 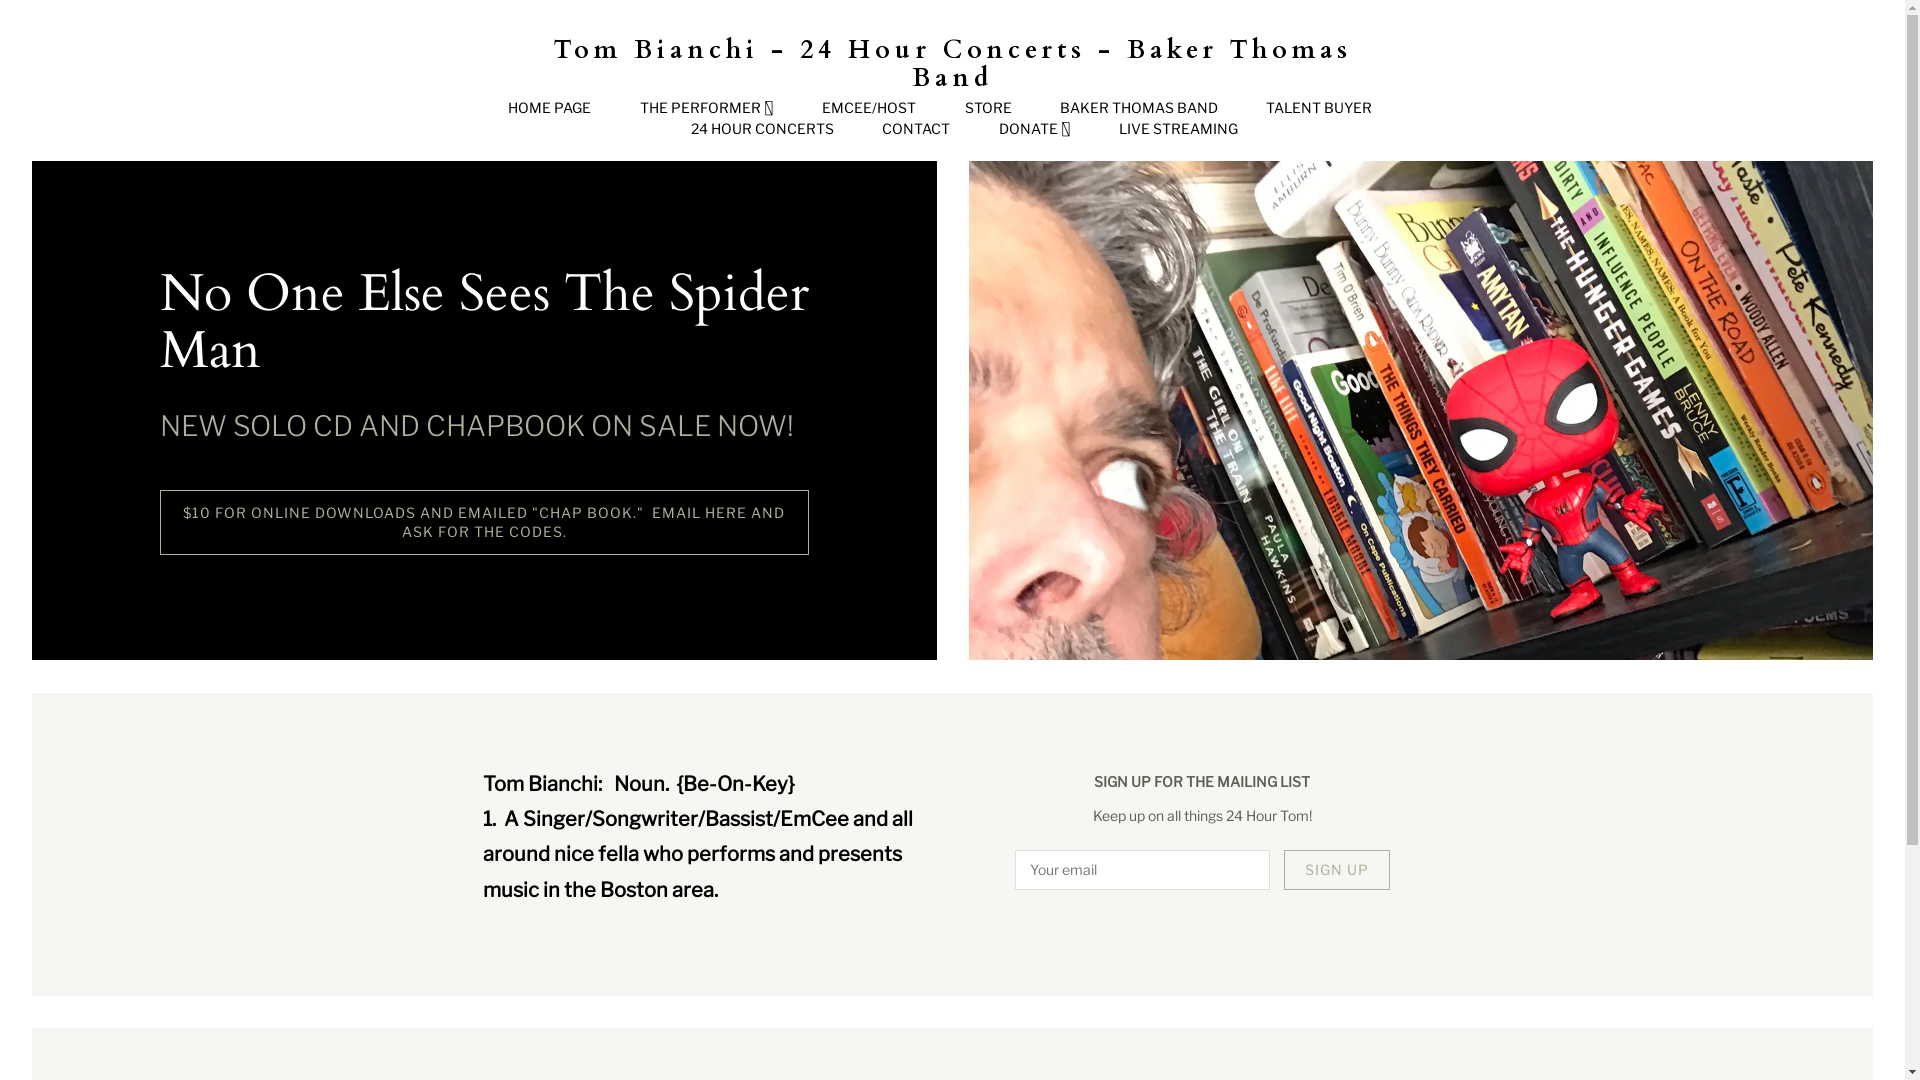 What do you see at coordinates (1138, 108) in the screenshot?
I see `'BAKER THOMAS BAND'` at bounding box center [1138, 108].